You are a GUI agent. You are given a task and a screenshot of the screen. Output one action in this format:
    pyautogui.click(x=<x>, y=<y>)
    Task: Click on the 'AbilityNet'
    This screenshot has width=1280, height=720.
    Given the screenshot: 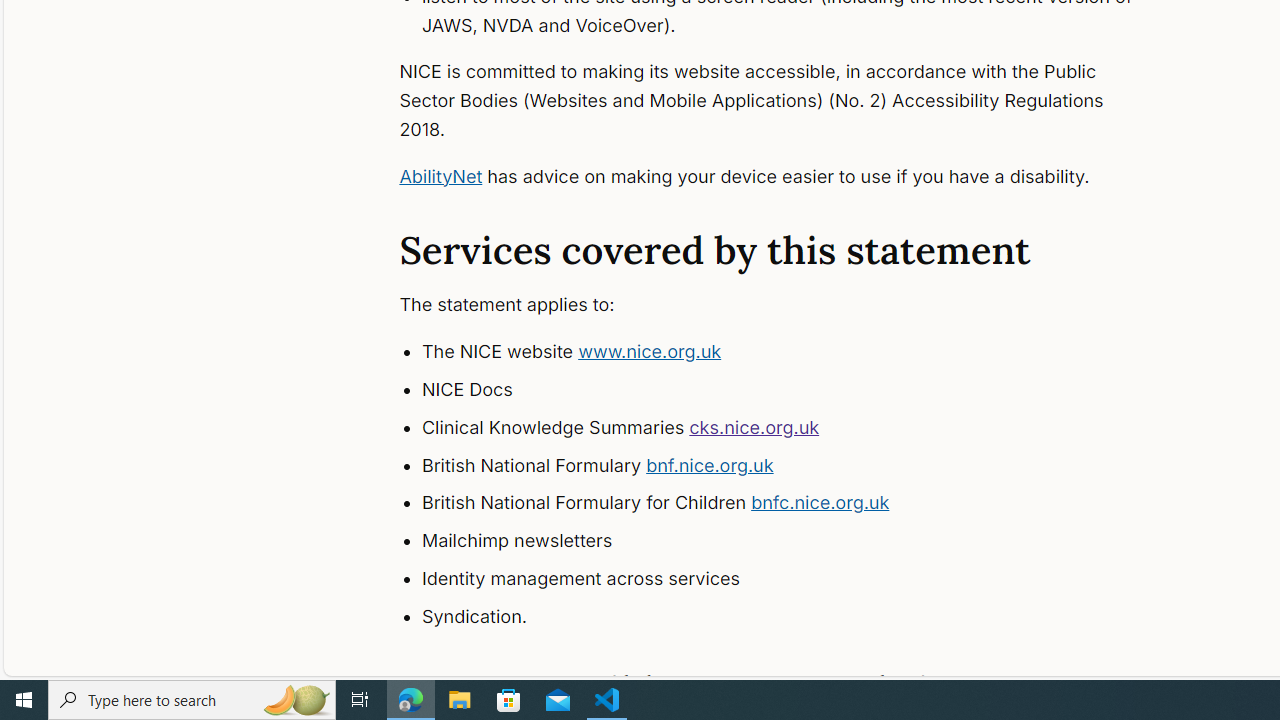 What is the action you would take?
    pyautogui.click(x=439, y=175)
    